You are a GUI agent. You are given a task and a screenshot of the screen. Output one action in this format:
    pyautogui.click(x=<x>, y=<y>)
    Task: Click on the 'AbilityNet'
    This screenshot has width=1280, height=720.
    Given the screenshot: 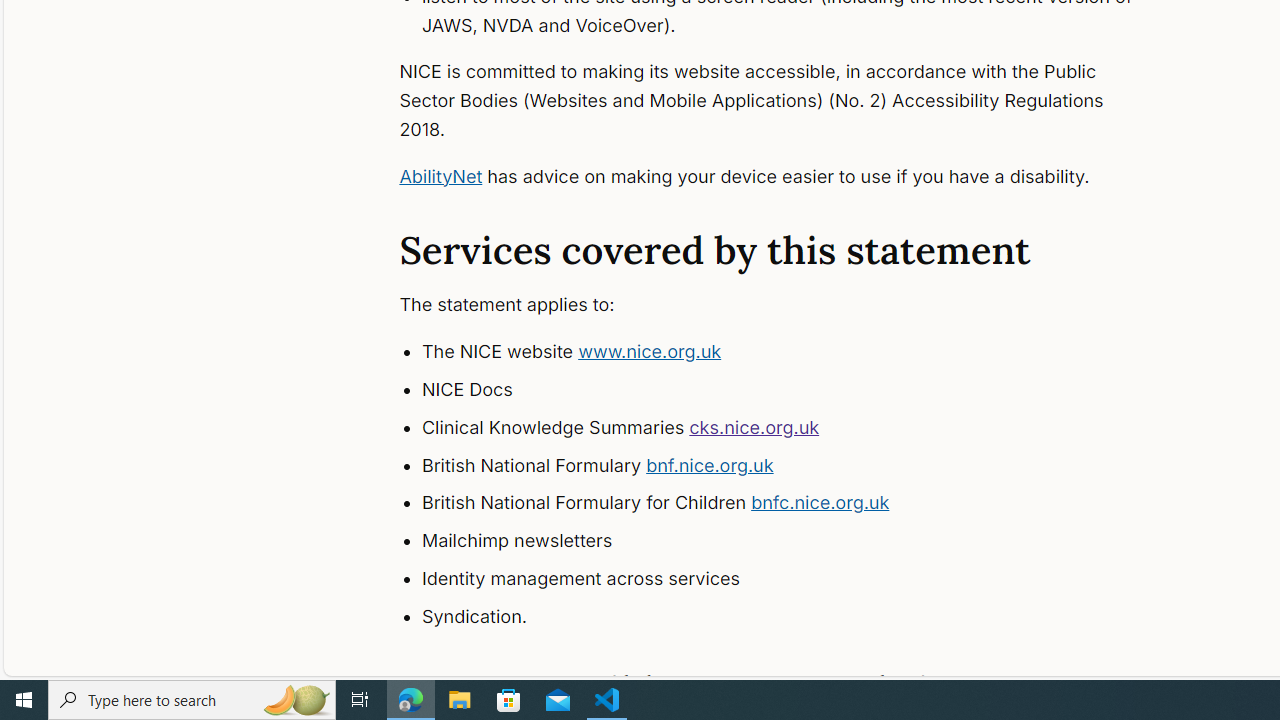 What is the action you would take?
    pyautogui.click(x=439, y=175)
    